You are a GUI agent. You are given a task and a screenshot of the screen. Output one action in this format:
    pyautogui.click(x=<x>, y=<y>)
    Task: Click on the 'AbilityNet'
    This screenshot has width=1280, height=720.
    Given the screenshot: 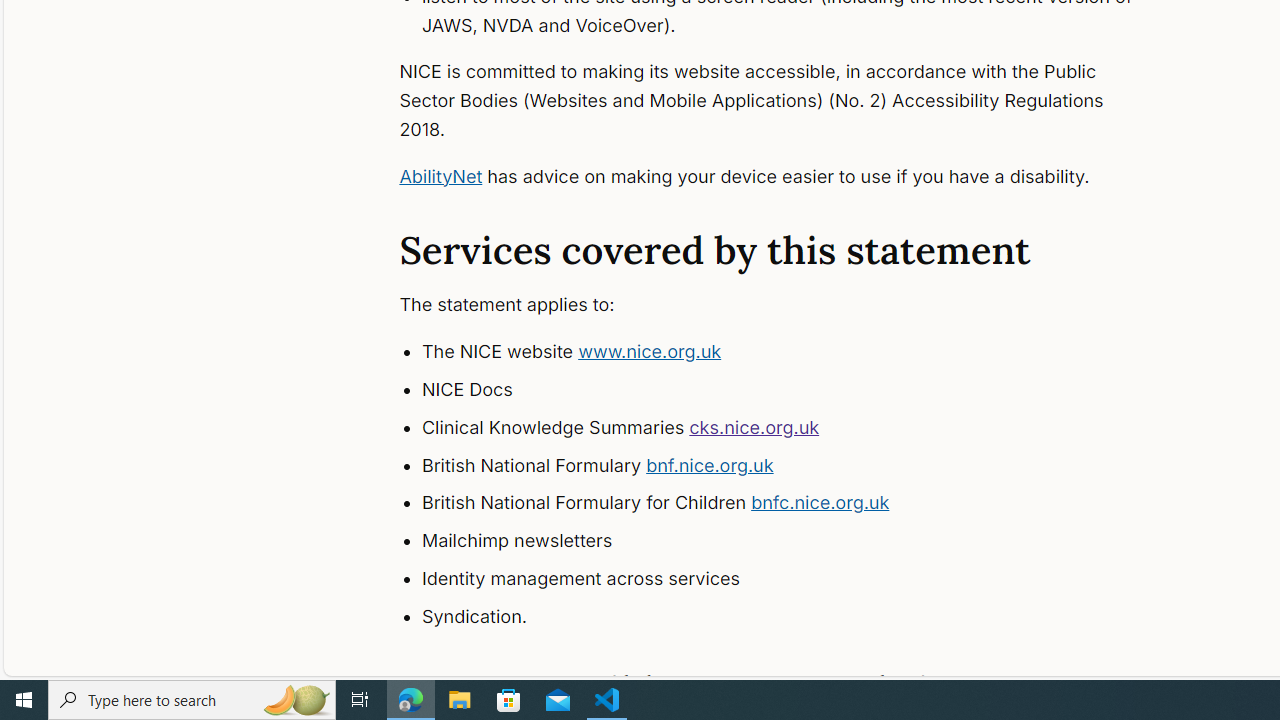 What is the action you would take?
    pyautogui.click(x=439, y=175)
    